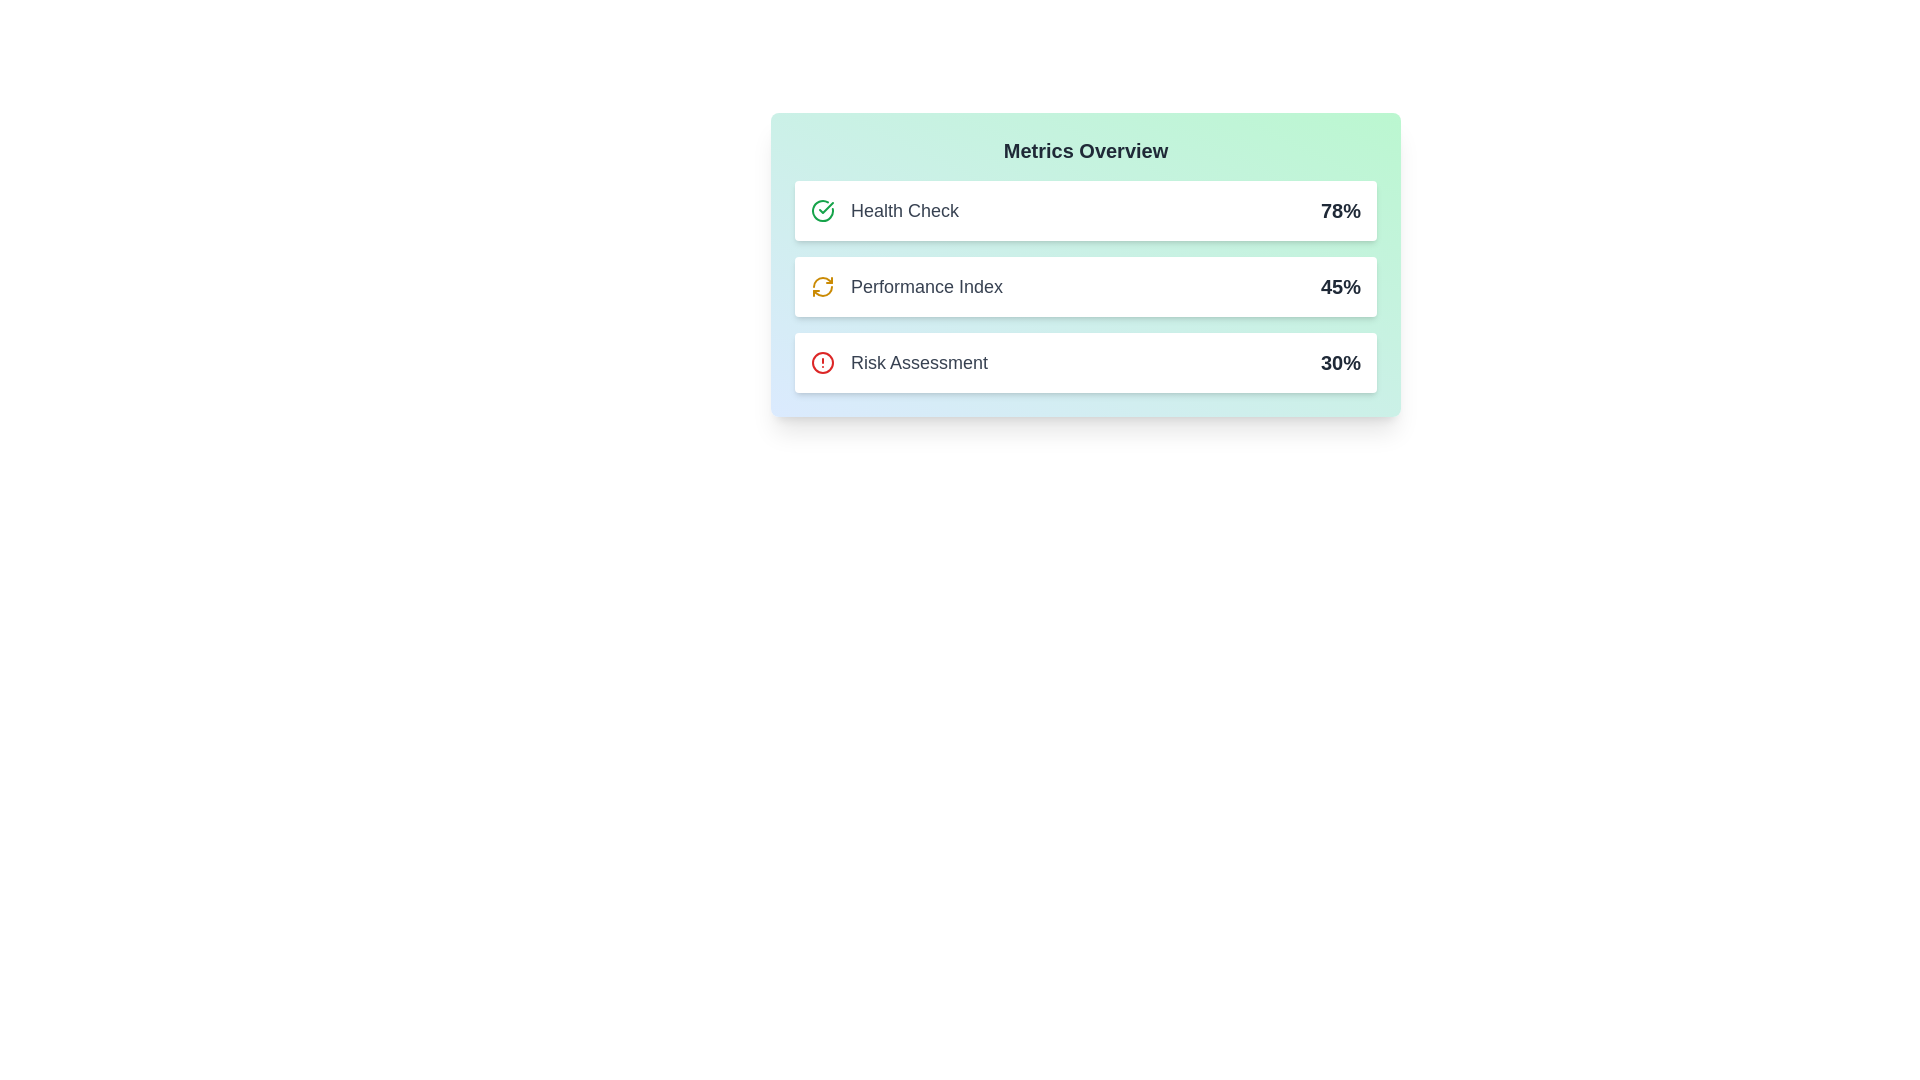  What do you see at coordinates (1084, 286) in the screenshot?
I see `the display card component indicating 'Performance Index' with the value '45%', which is centrally located in a vertical stack of three elements, between 'Health Check' and 'Risk Assessment'` at bounding box center [1084, 286].